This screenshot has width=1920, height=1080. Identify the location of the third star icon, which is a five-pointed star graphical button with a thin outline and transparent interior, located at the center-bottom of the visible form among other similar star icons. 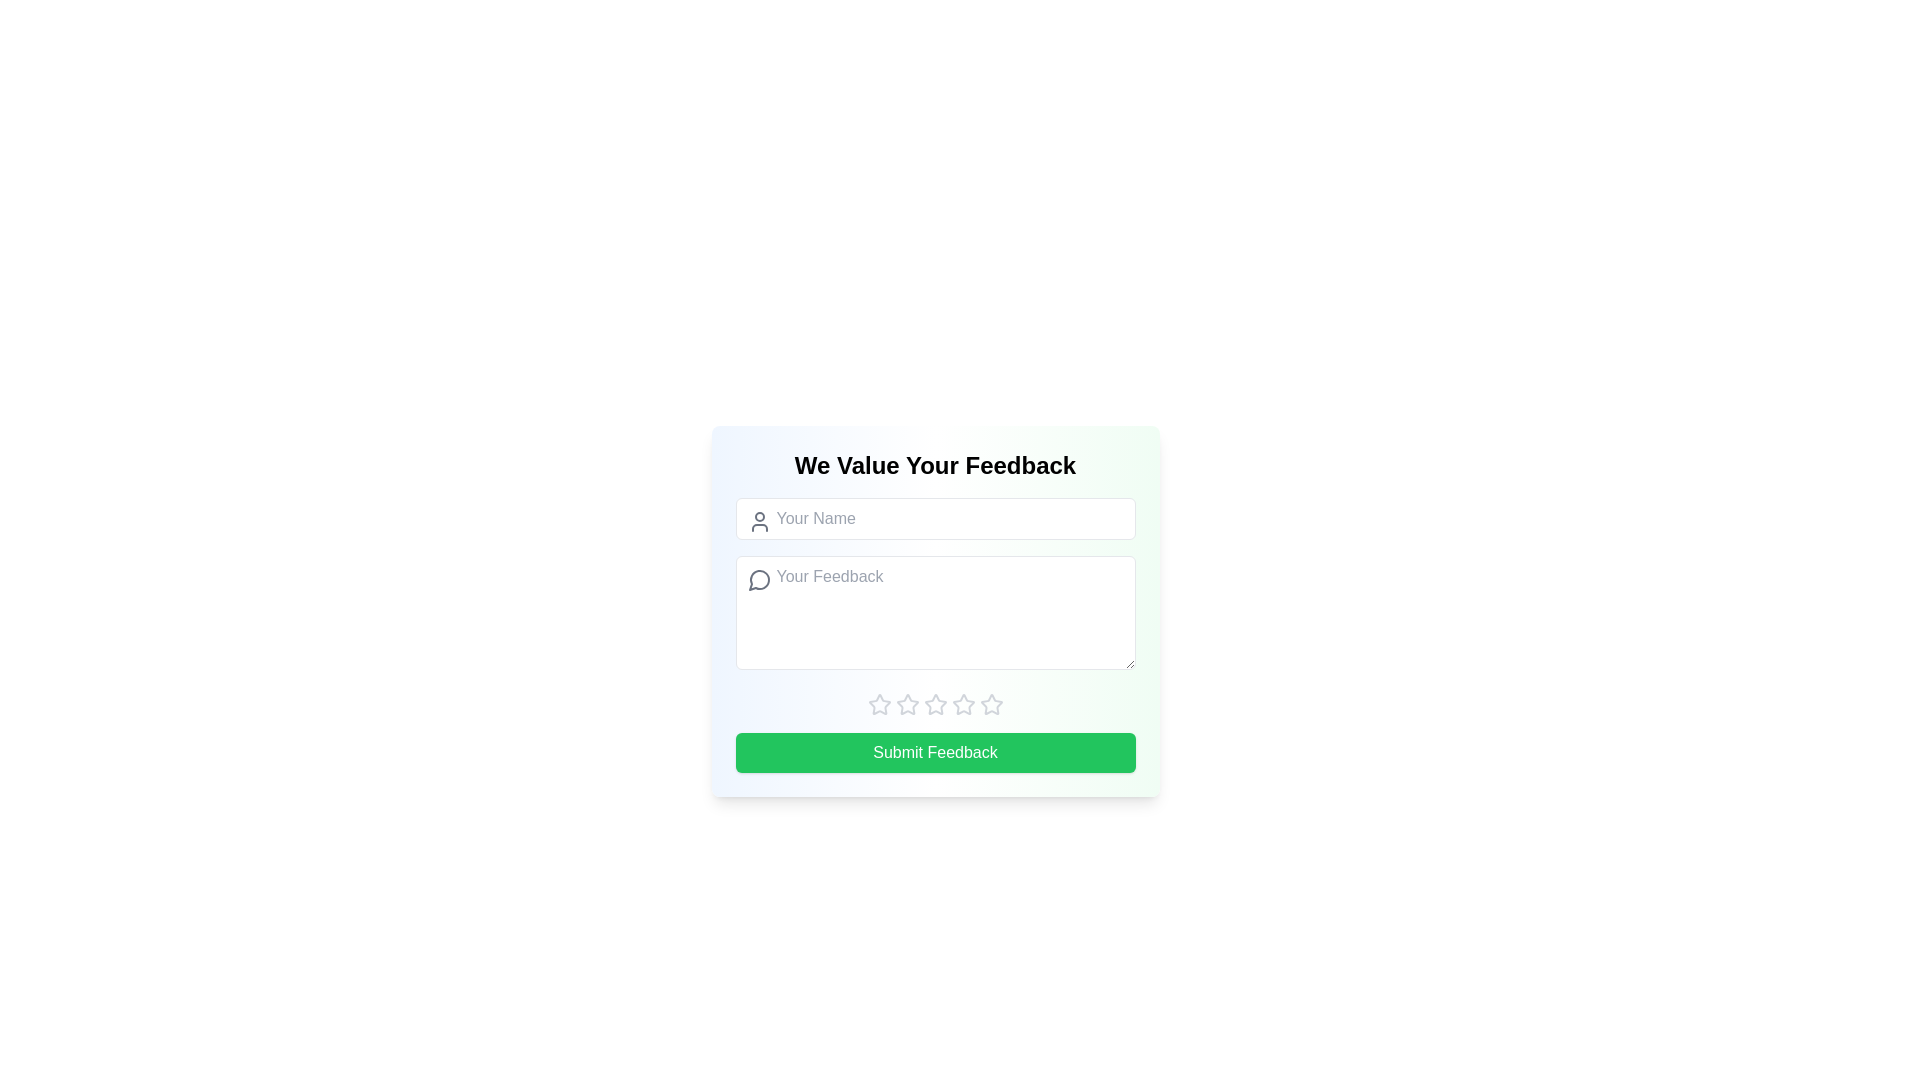
(963, 703).